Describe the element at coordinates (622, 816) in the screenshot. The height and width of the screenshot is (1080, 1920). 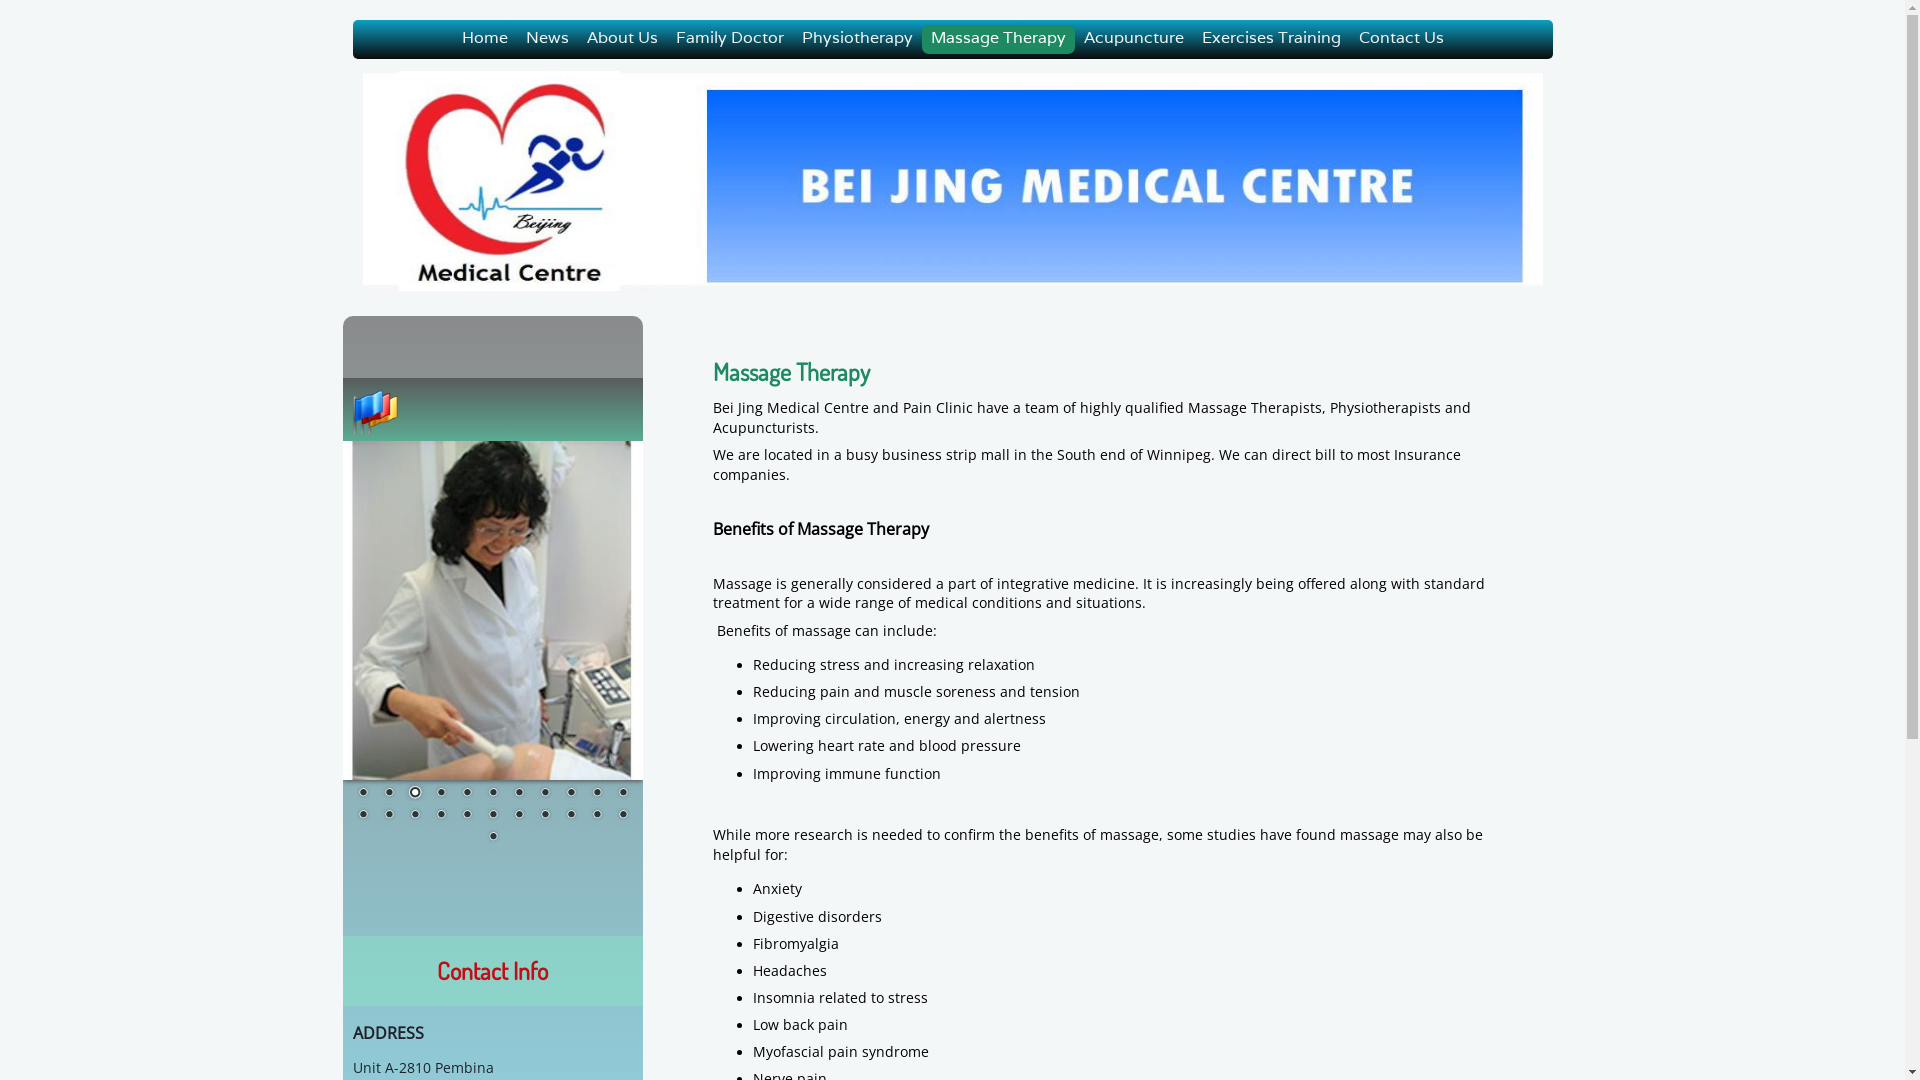
I see `'22'` at that location.